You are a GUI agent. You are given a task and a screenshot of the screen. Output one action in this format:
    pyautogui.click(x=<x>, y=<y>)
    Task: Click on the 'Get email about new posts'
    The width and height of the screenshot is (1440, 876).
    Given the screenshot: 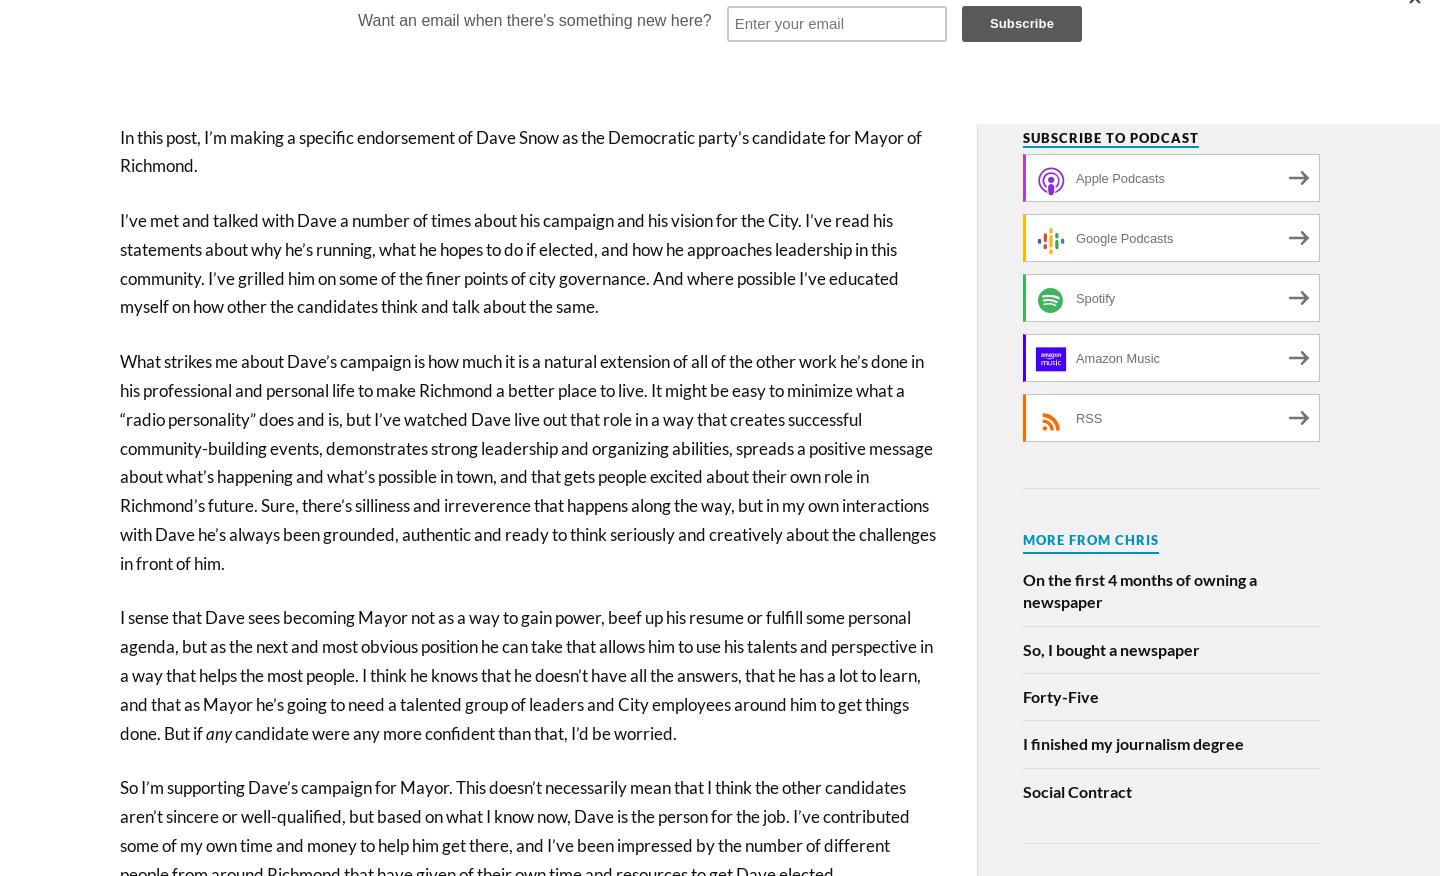 What is the action you would take?
    pyautogui.click(x=1158, y=37)
    